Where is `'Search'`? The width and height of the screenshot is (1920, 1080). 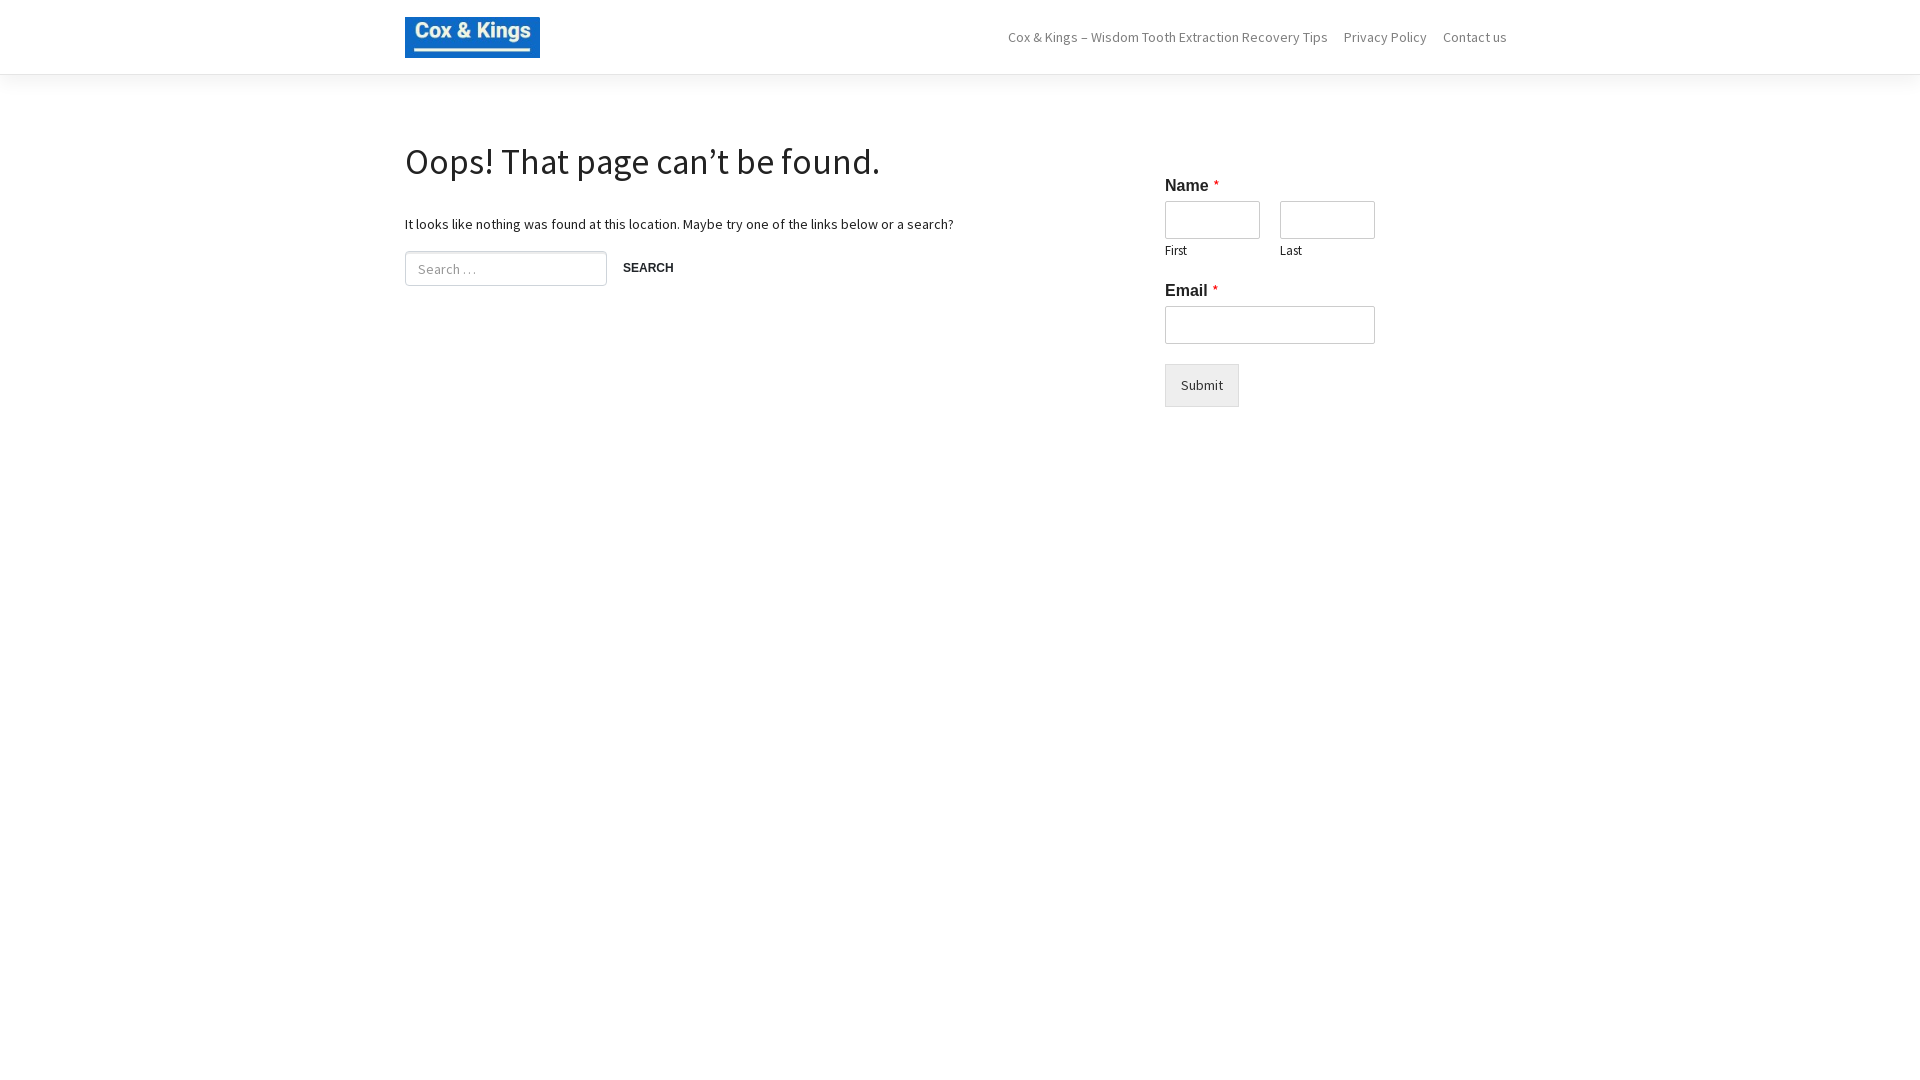 'Search' is located at coordinates (648, 270).